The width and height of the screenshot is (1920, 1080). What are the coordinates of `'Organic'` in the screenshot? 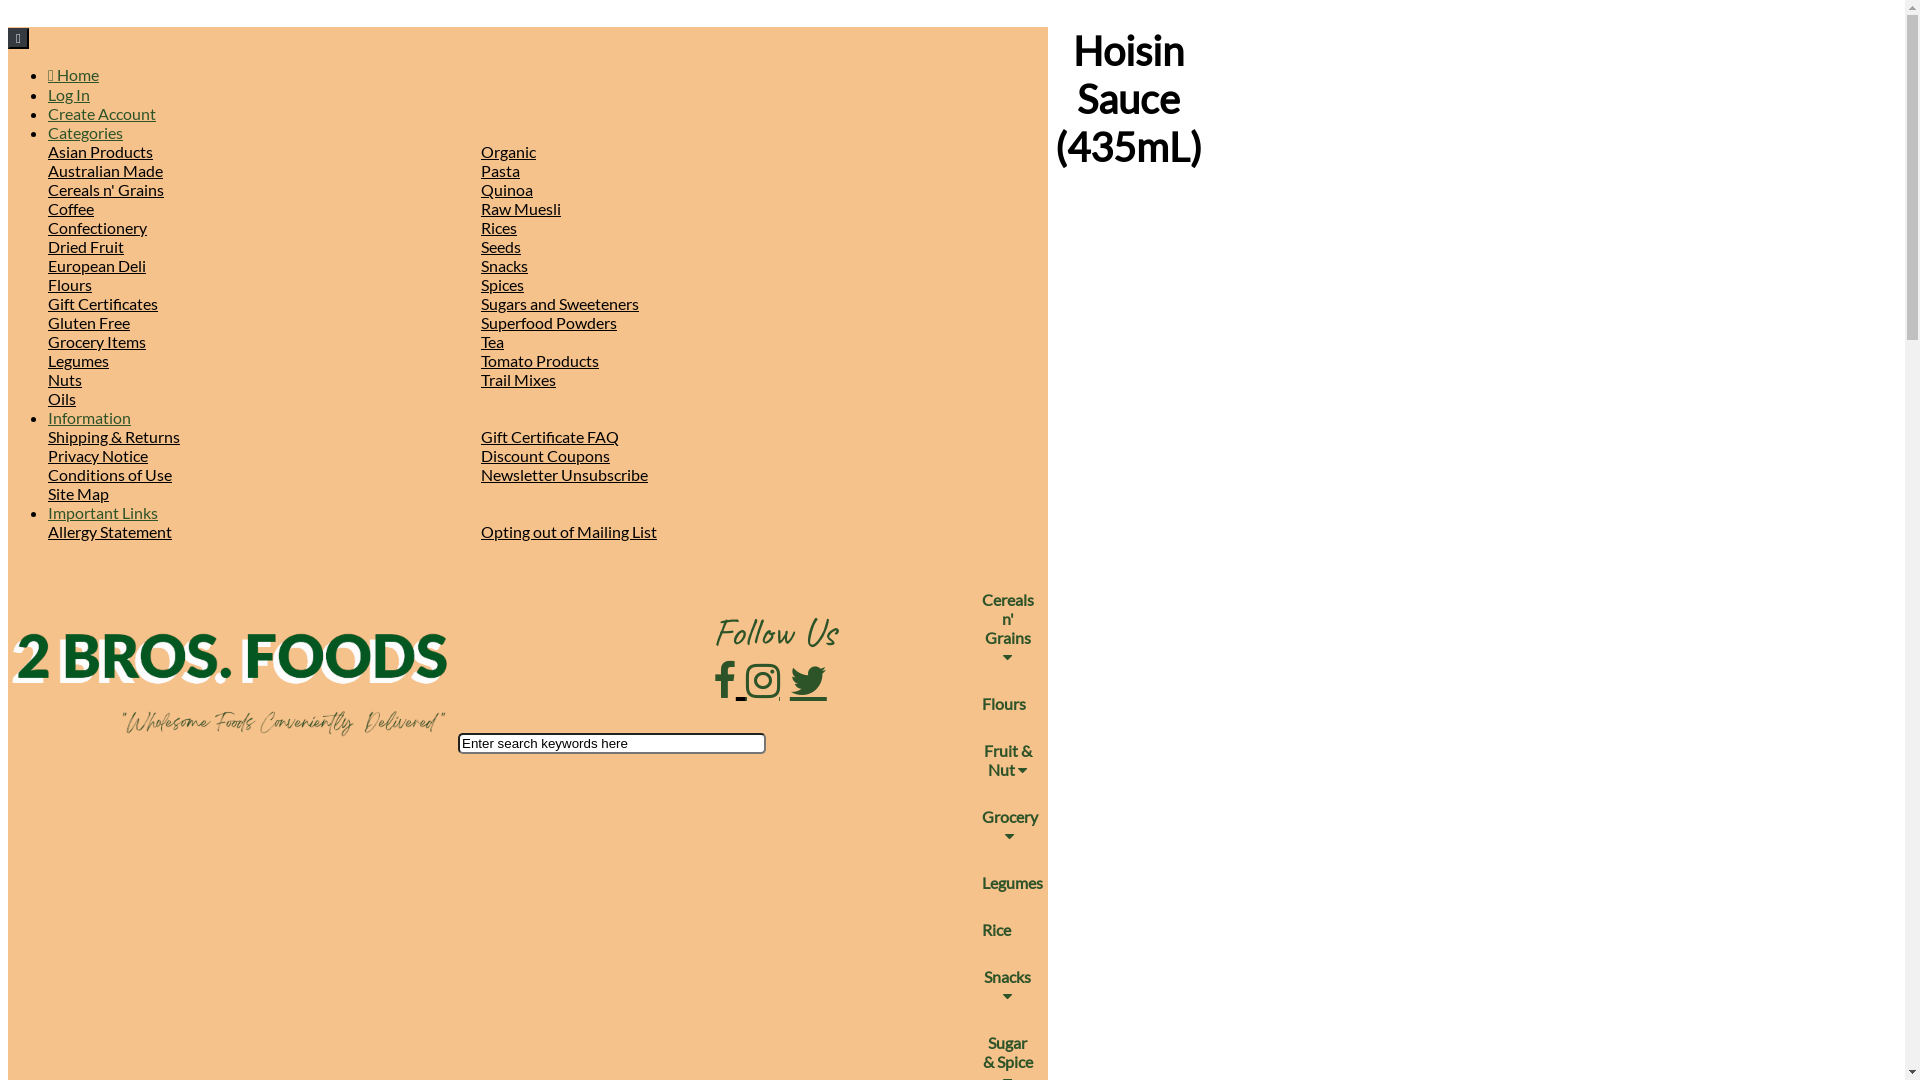 It's located at (508, 150).